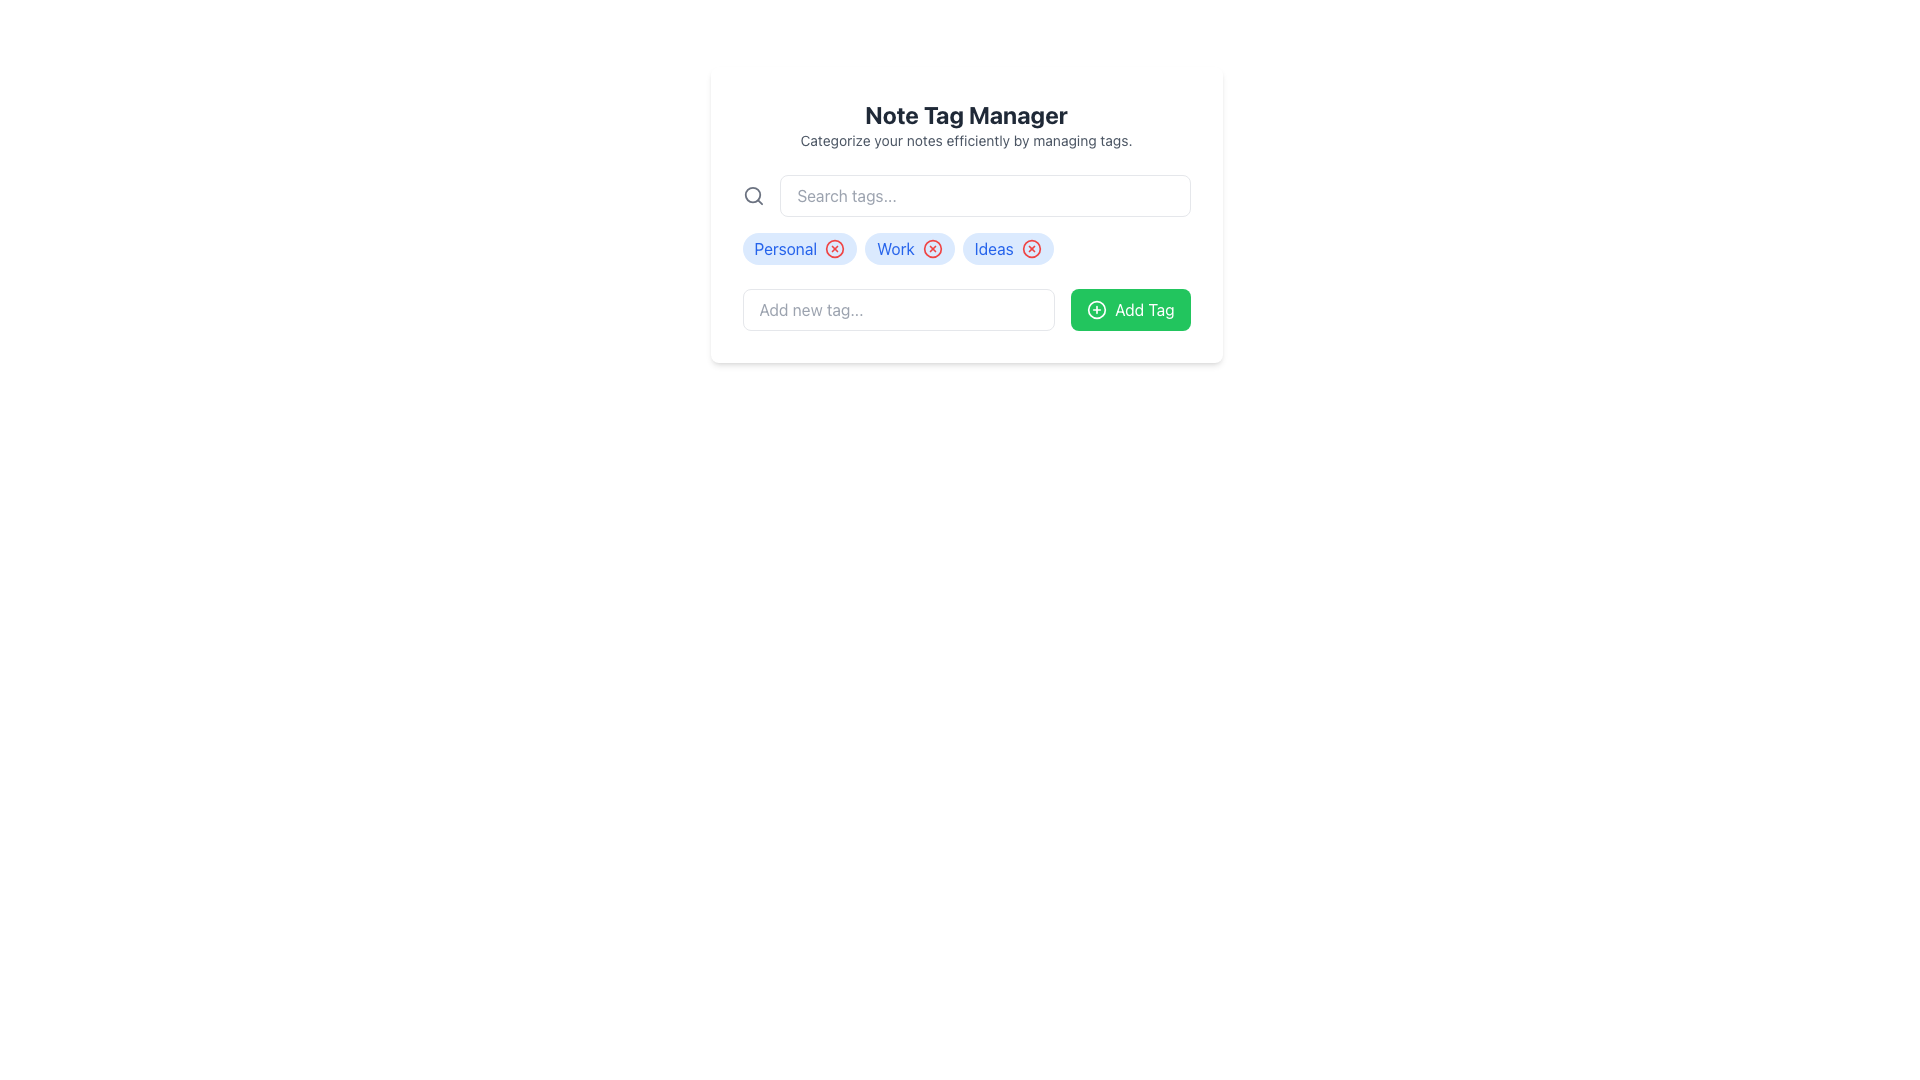  I want to click on the innermost circular part of the search icon located to the left of the 'Search tags...' input field at the top-center of the interface, so click(751, 195).